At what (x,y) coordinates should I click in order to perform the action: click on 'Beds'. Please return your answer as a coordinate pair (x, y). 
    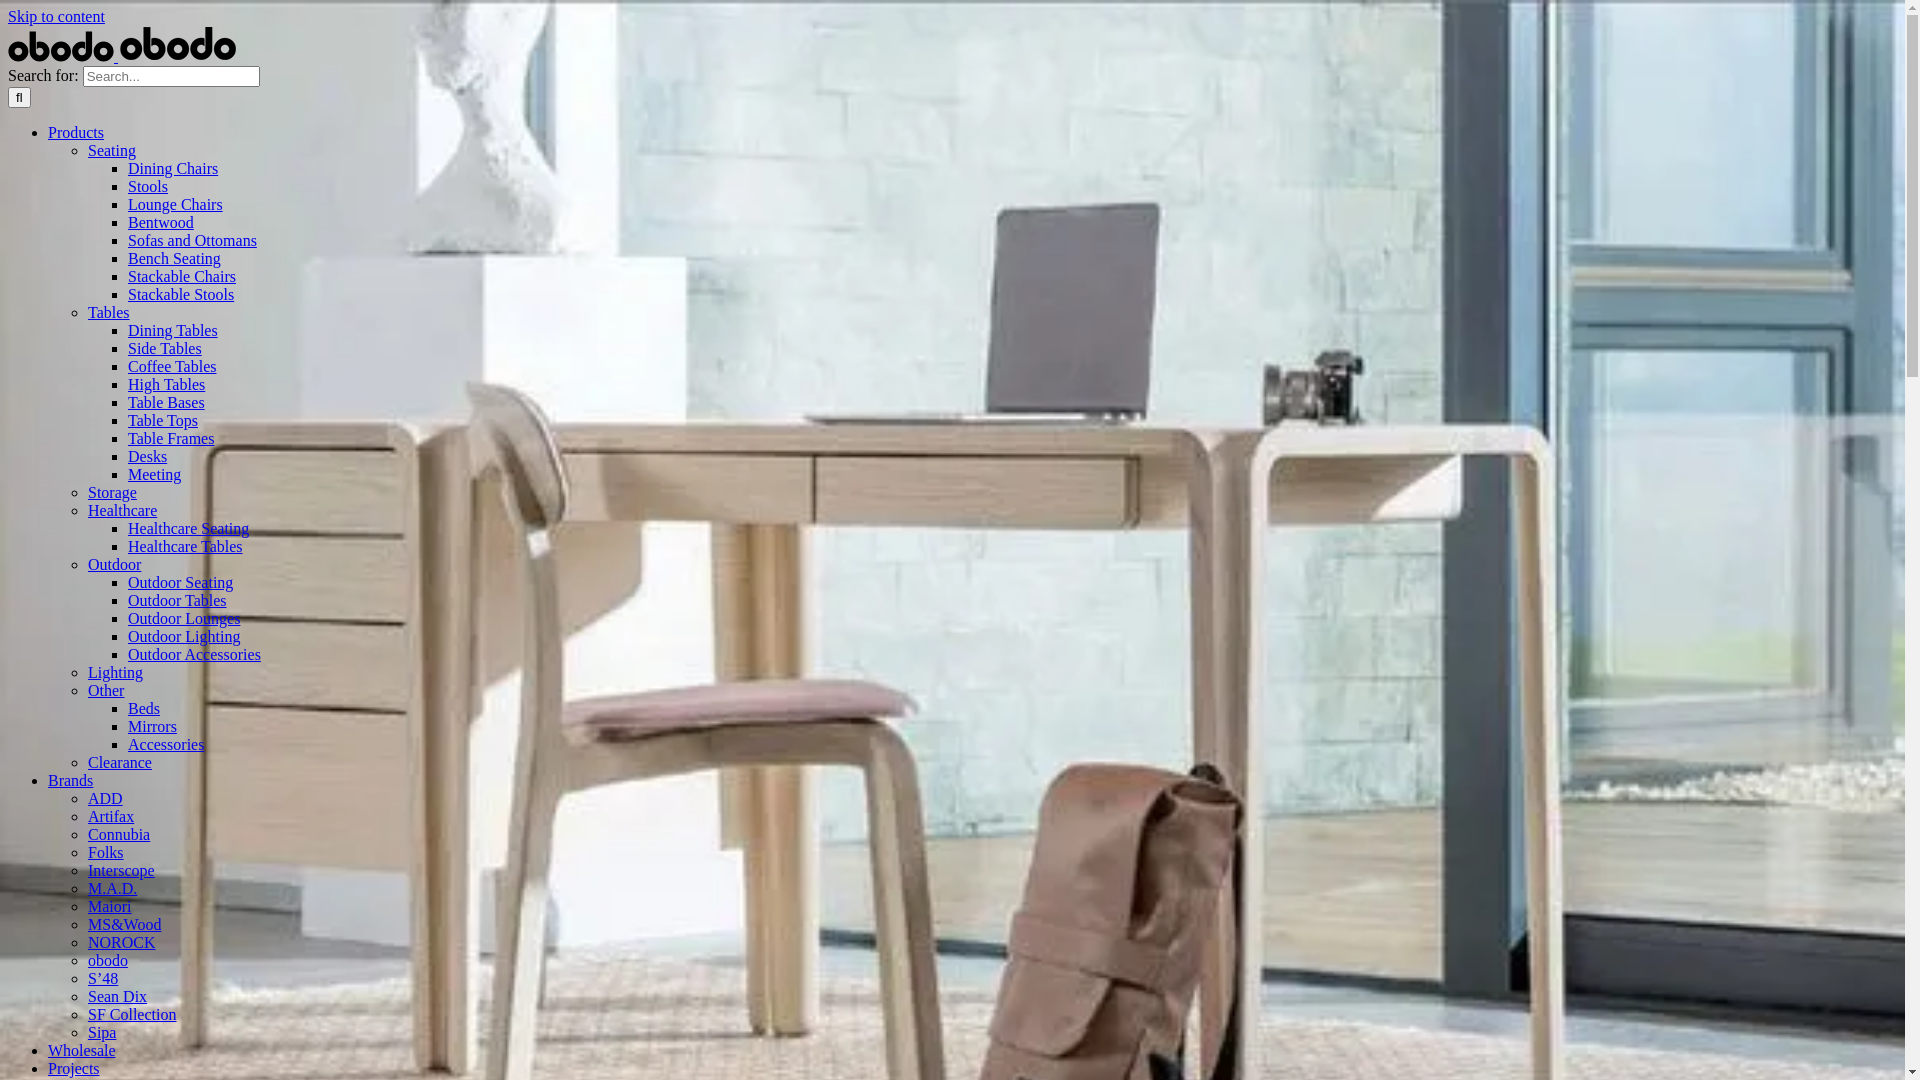
    Looking at the image, I should click on (143, 707).